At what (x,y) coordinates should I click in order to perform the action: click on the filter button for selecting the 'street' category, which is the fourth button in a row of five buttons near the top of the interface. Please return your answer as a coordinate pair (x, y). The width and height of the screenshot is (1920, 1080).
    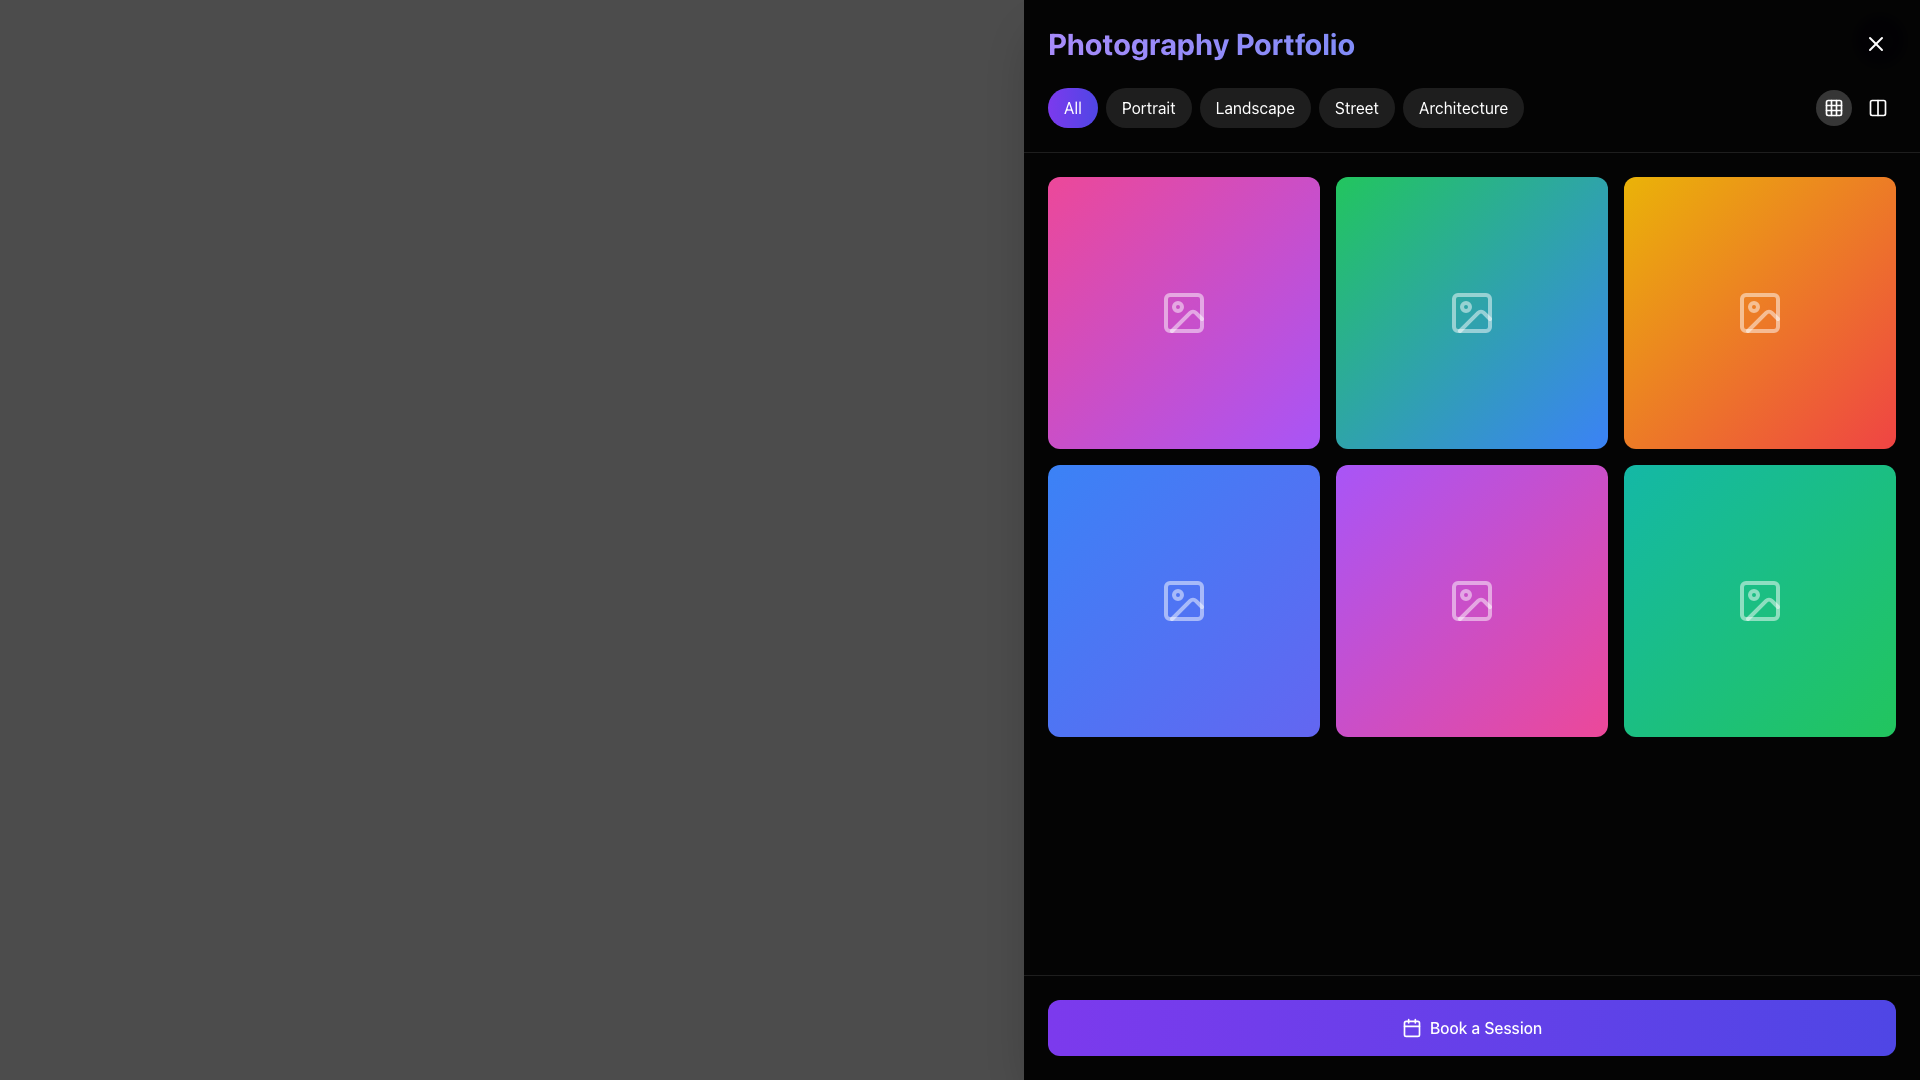
    Looking at the image, I should click on (1356, 108).